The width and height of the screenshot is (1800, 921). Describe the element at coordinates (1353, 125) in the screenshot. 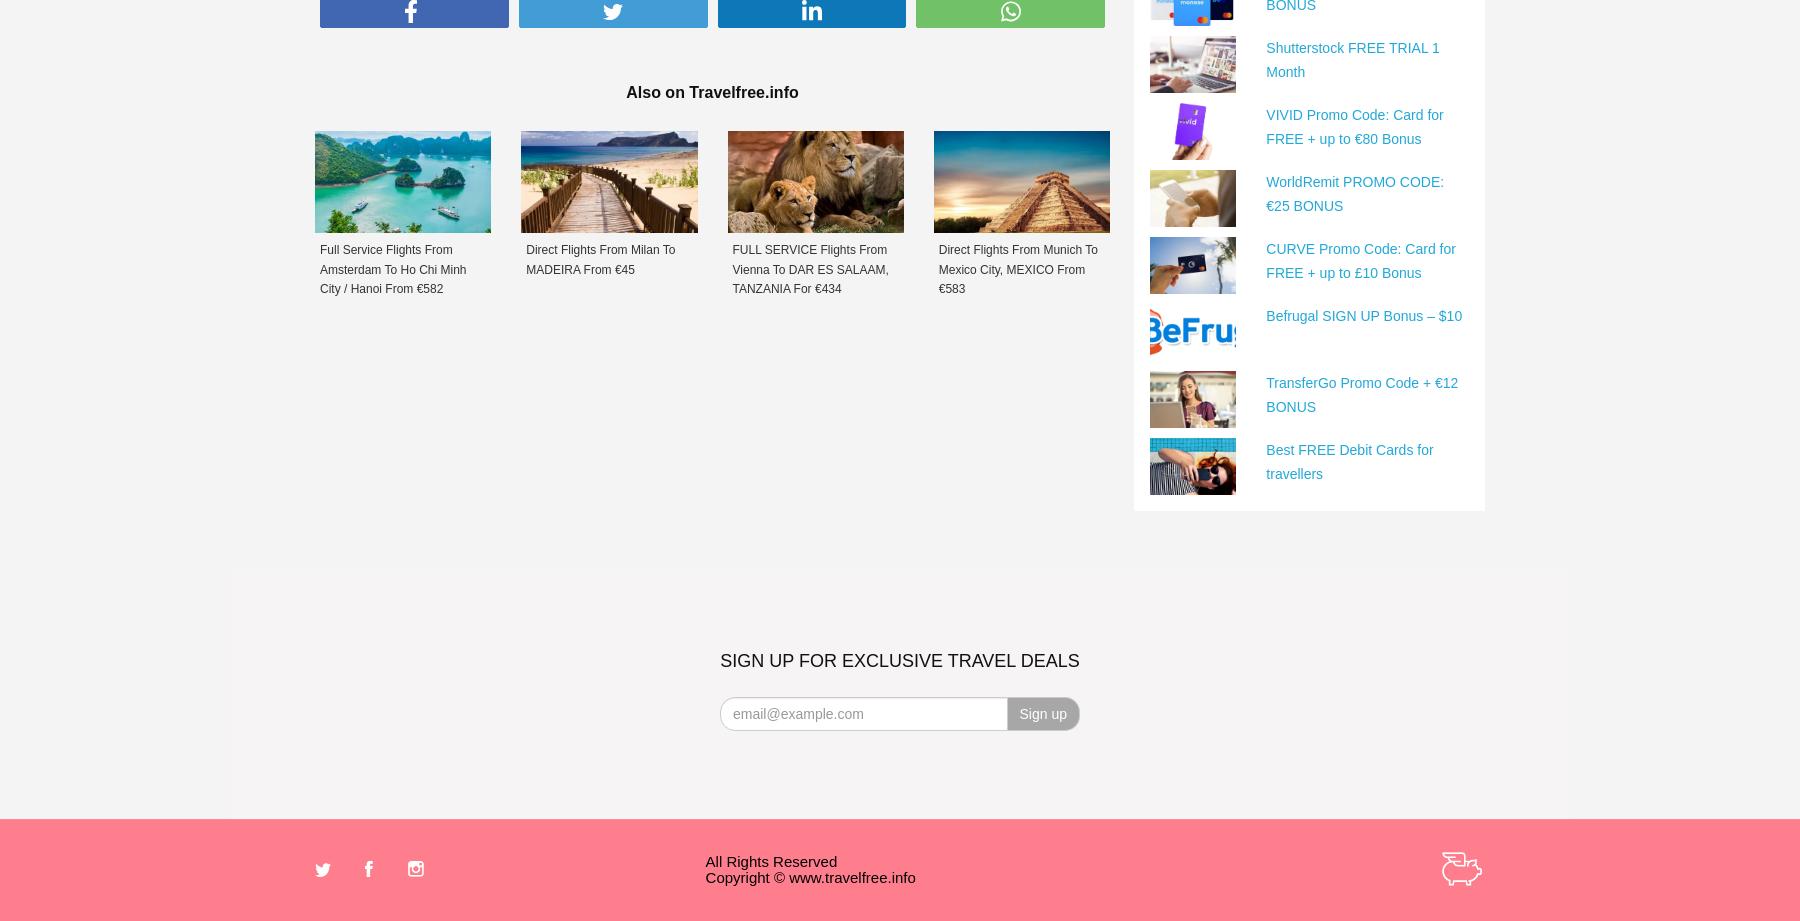

I see `'VIVID Promo Code: Card for FREE + up to €80 Bonus'` at that location.